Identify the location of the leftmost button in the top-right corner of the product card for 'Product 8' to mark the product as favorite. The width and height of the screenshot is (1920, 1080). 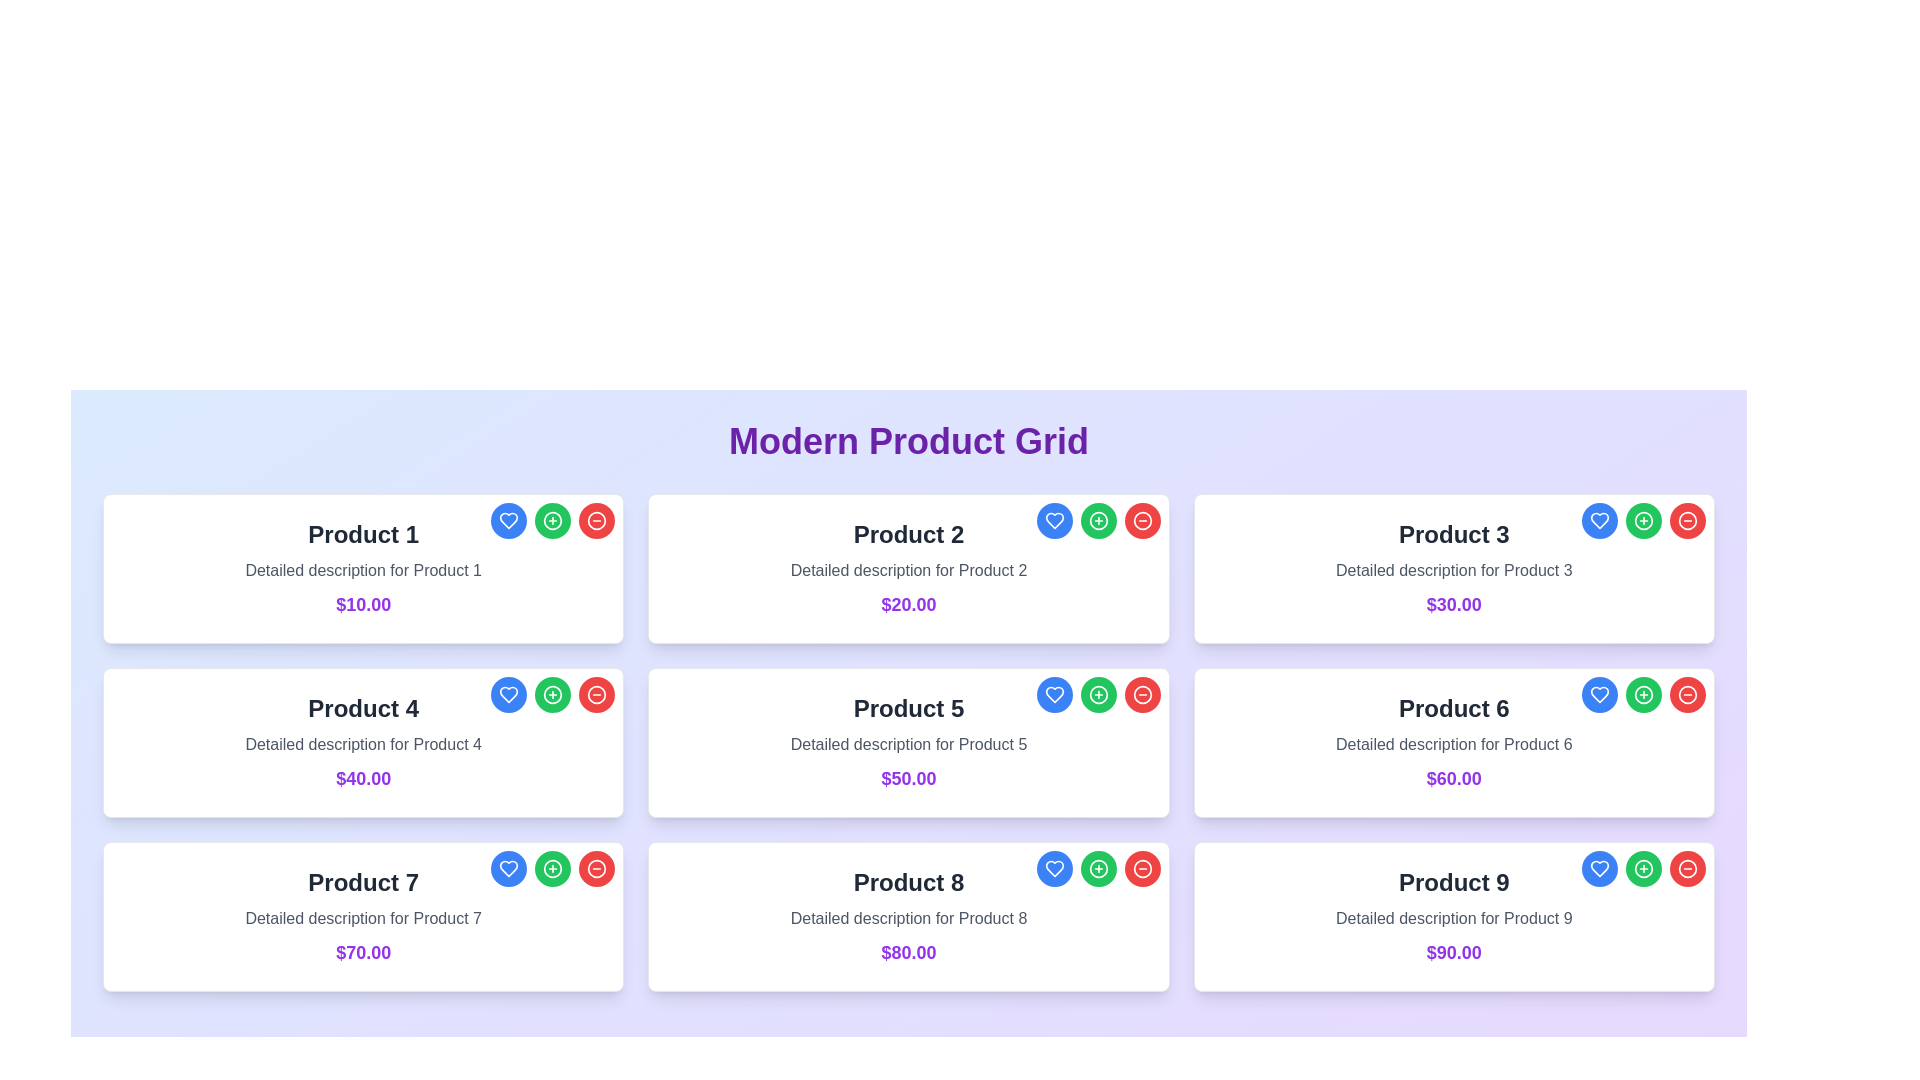
(1053, 867).